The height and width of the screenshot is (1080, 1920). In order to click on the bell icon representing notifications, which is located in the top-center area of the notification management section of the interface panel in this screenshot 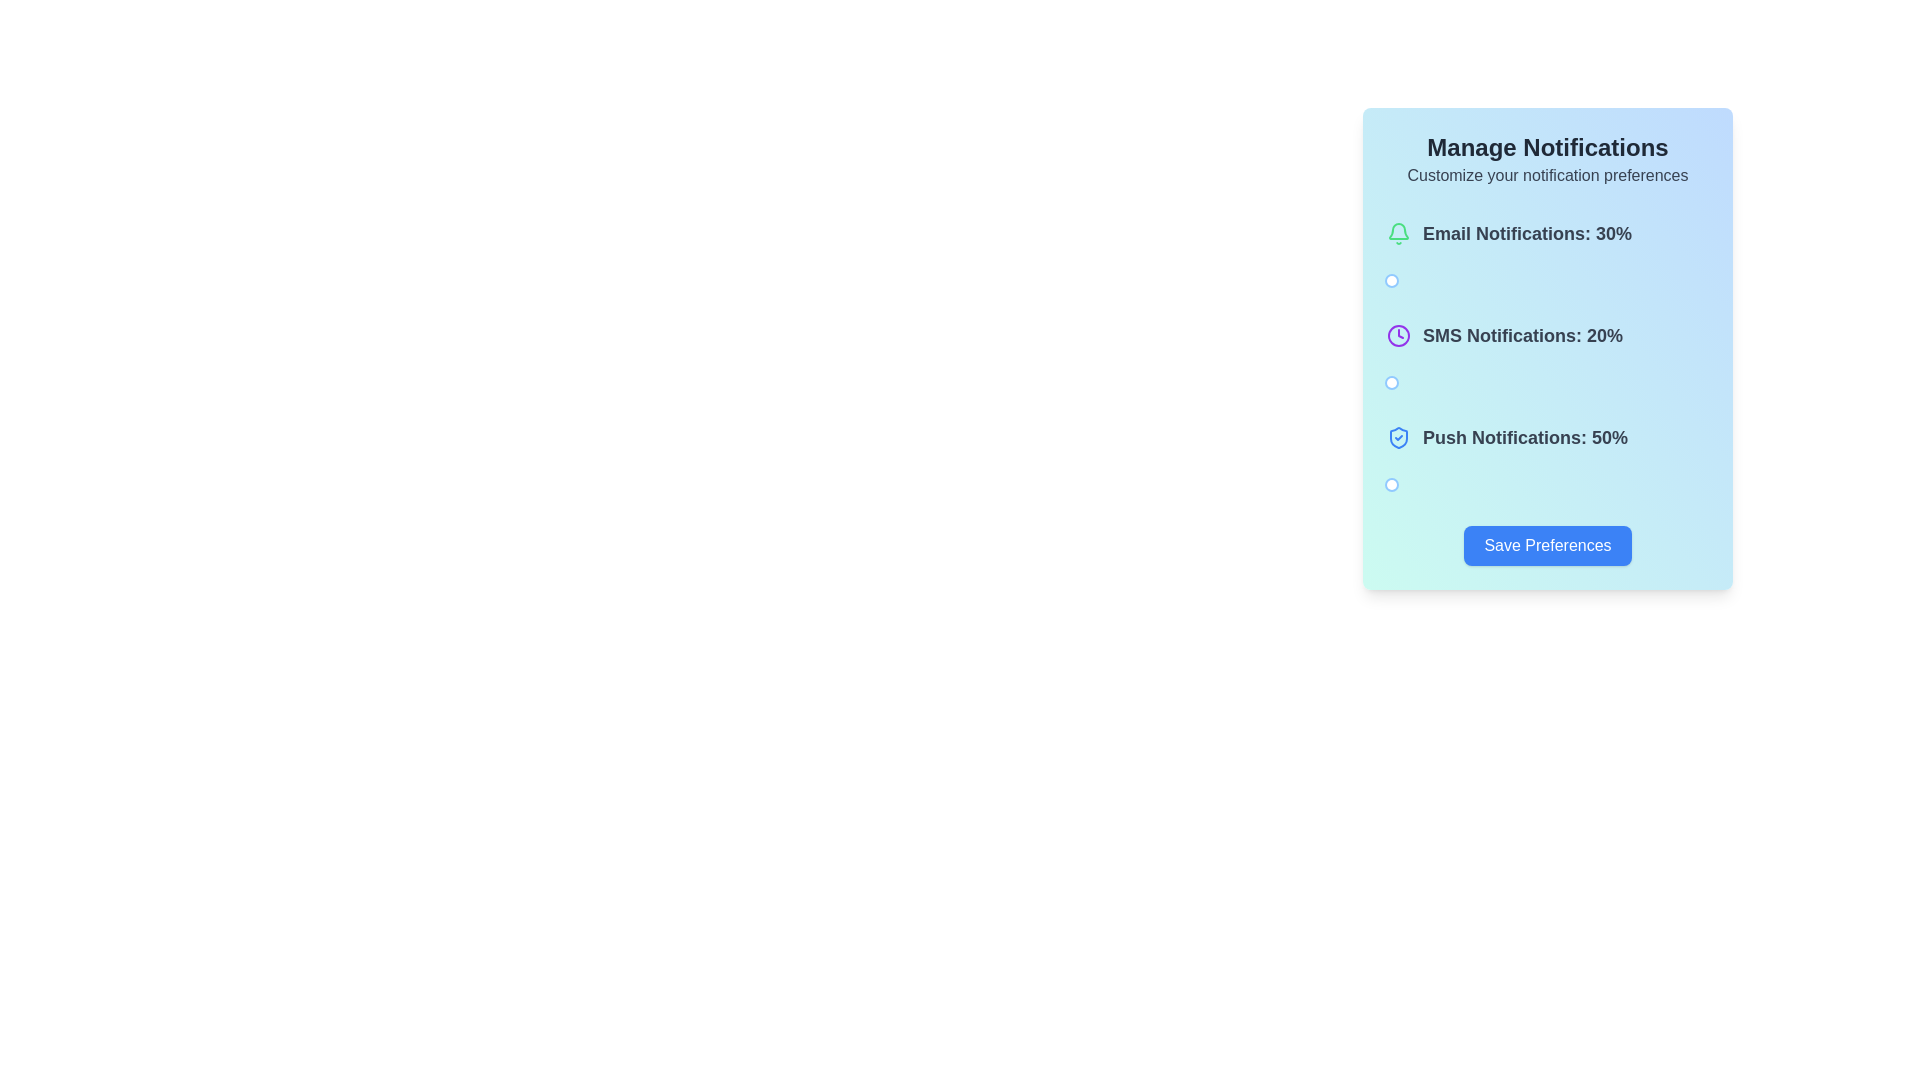, I will do `click(1397, 230)`.